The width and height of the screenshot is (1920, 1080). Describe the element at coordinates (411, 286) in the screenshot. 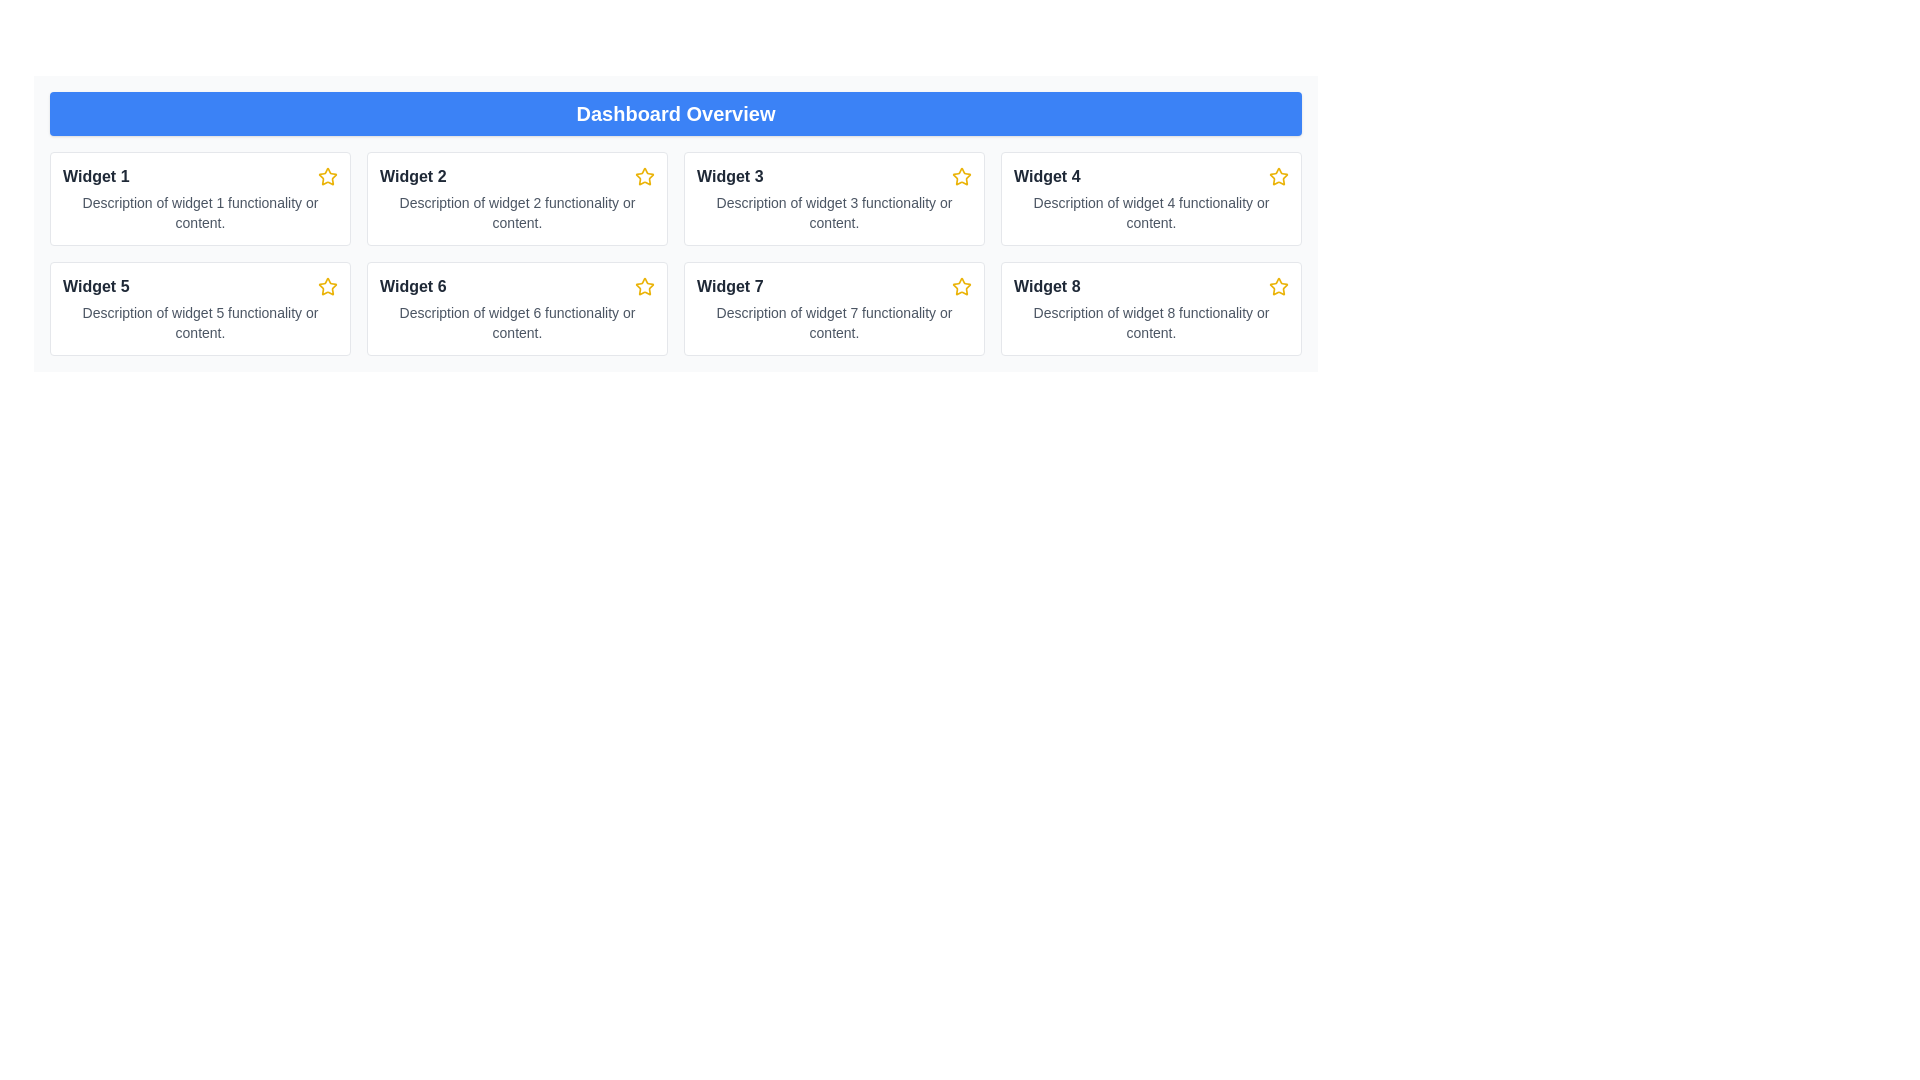

I see `the title text of 'Widget 6' located in the sixth card of the dashboard to focus on it` at that location.